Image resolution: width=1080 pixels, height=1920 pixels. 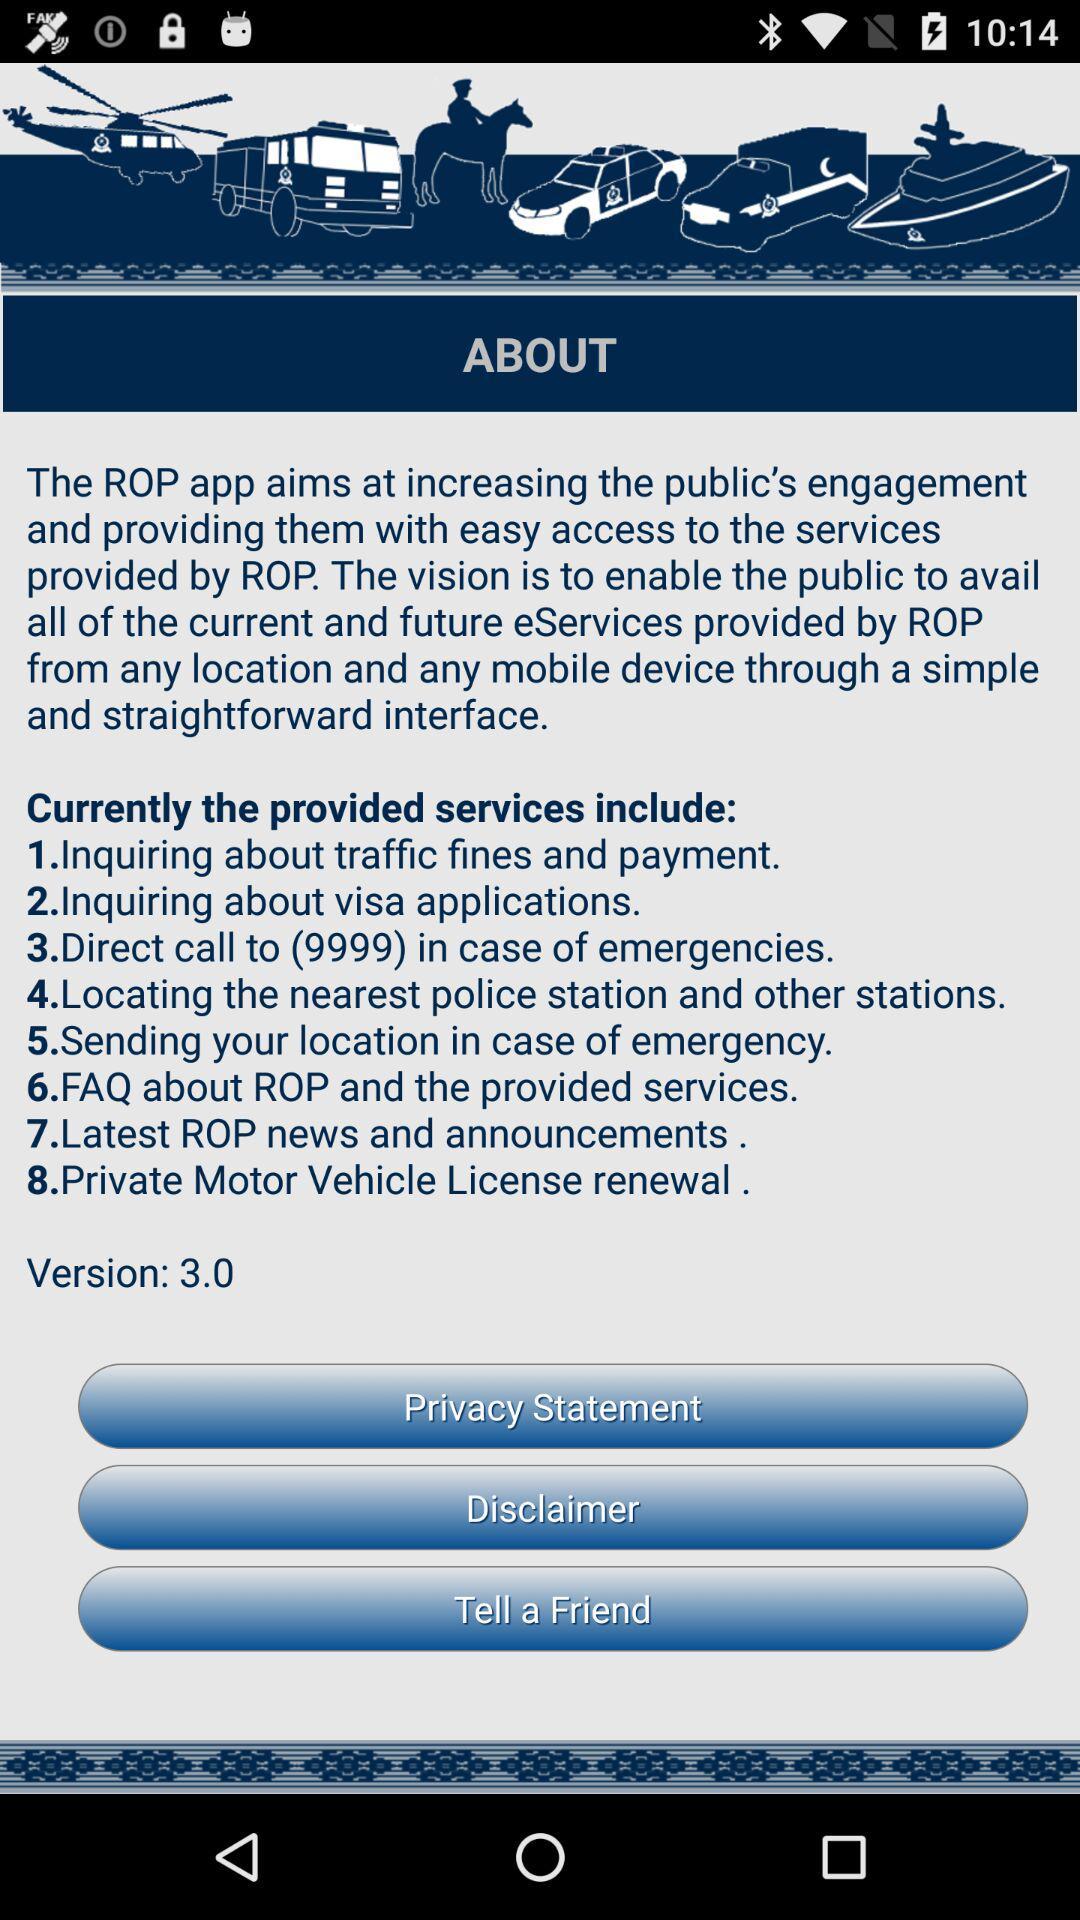 I want to click on the privacy statement button, so click(x=553, y=1405).